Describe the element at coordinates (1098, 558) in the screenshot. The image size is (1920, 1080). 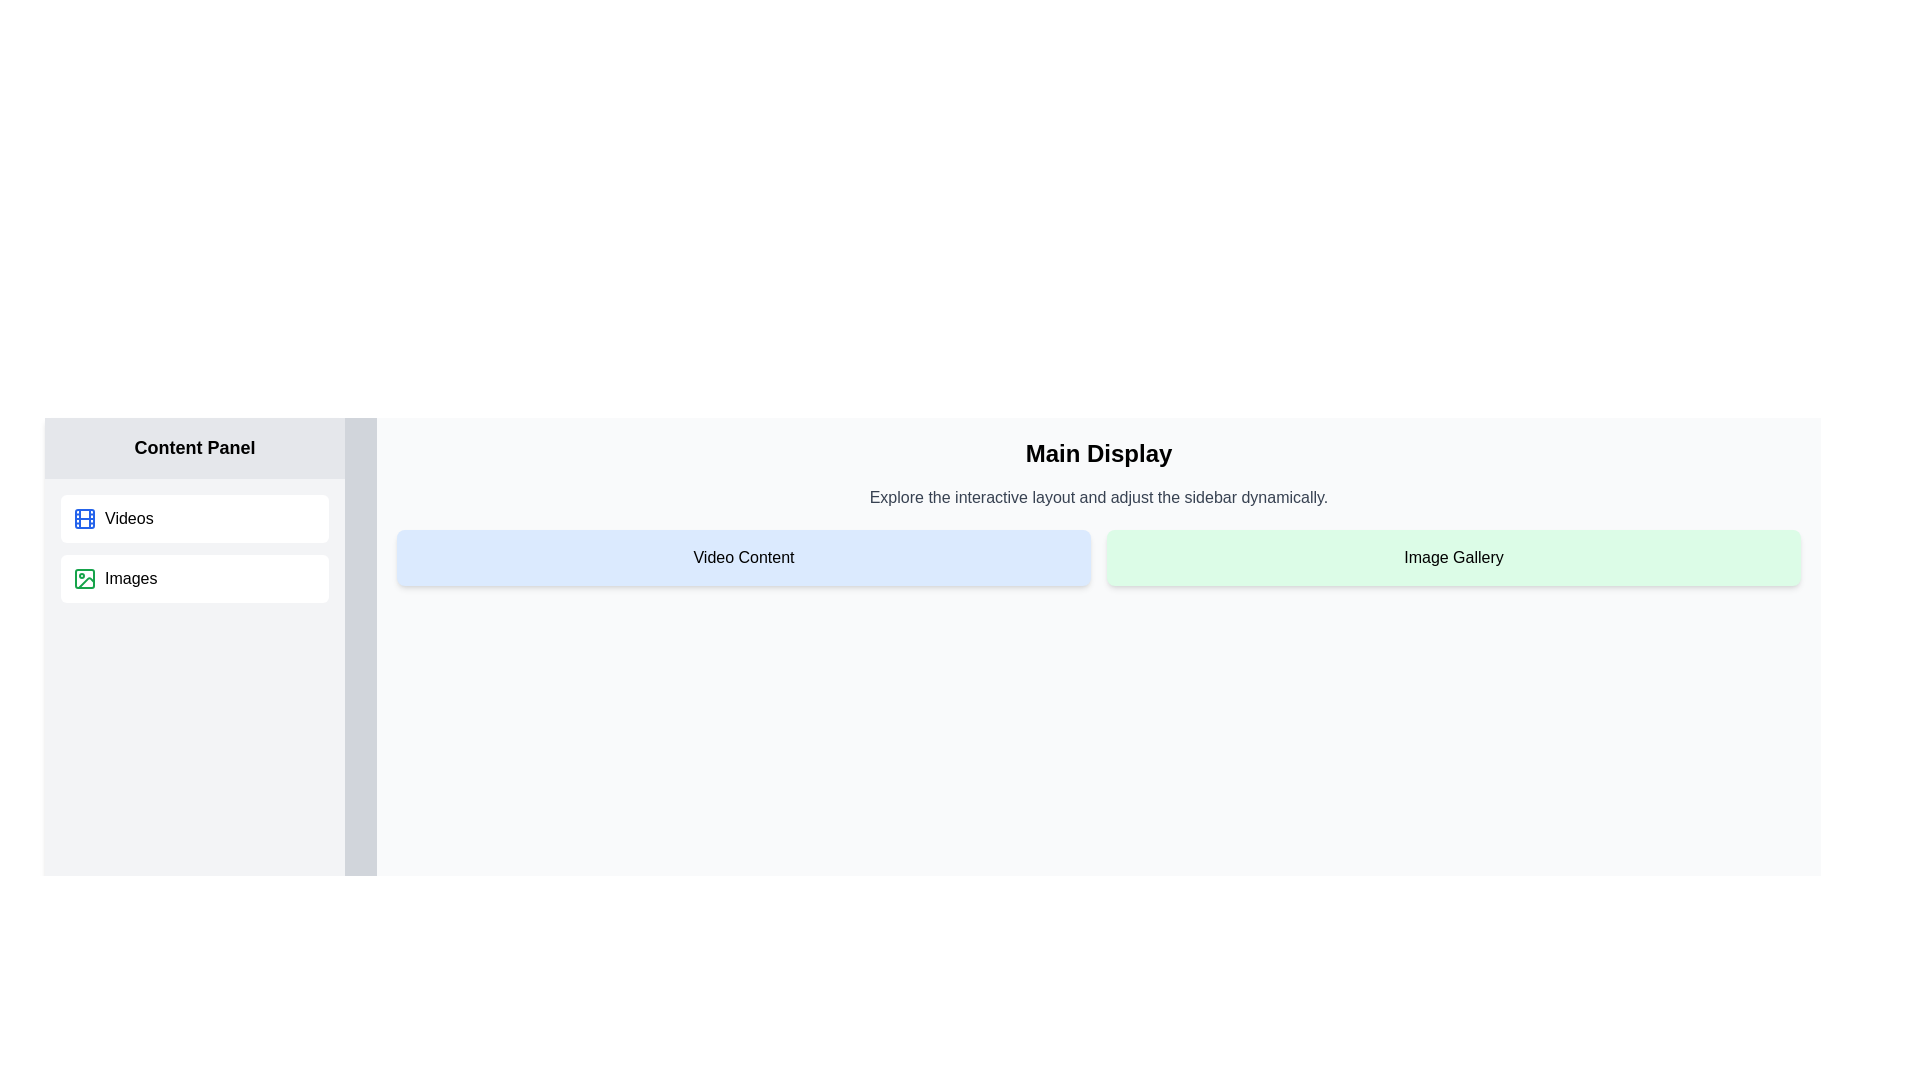
I see `the segmented selection component located under 'Main Display' and 'Explore the interactive layout and adjust the sidebar dynamically.'` at that location.